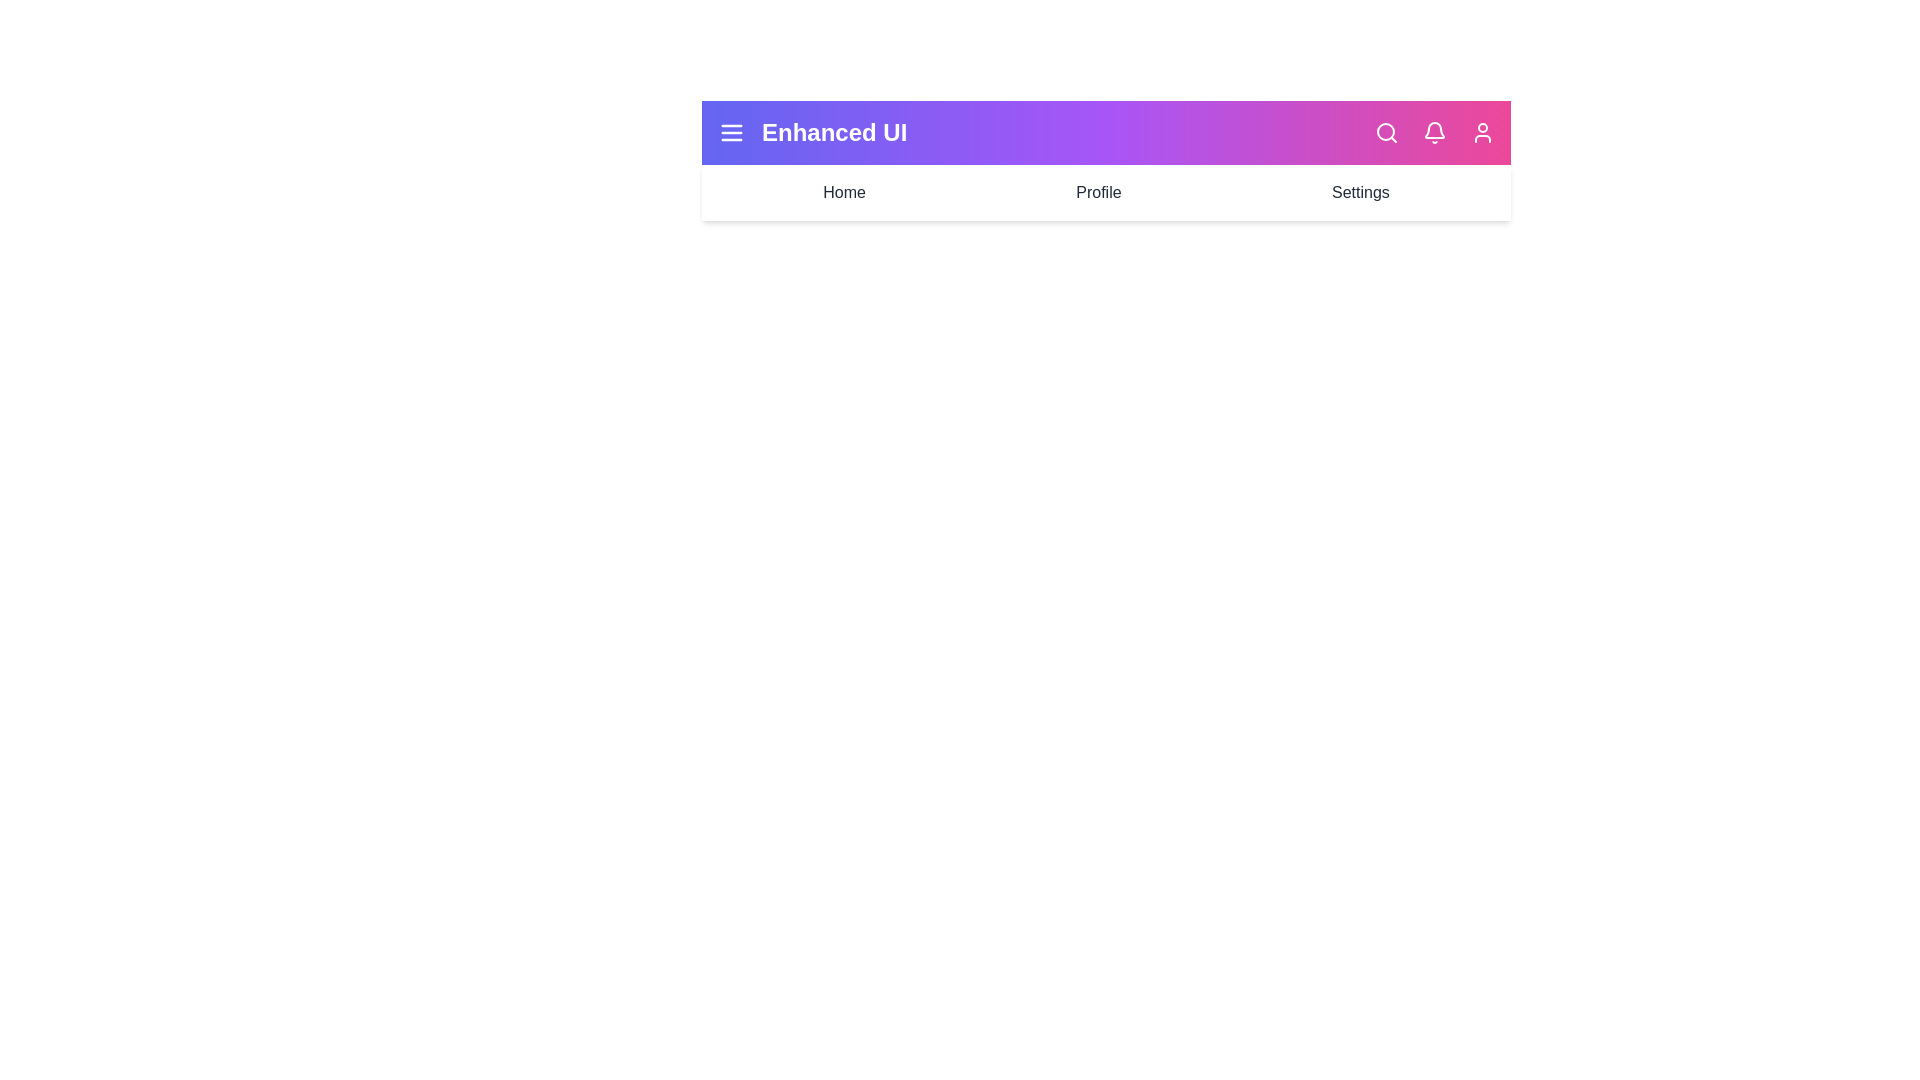  I want to click on the User icon in the EnhancedAppBar, so click(1483, 132).